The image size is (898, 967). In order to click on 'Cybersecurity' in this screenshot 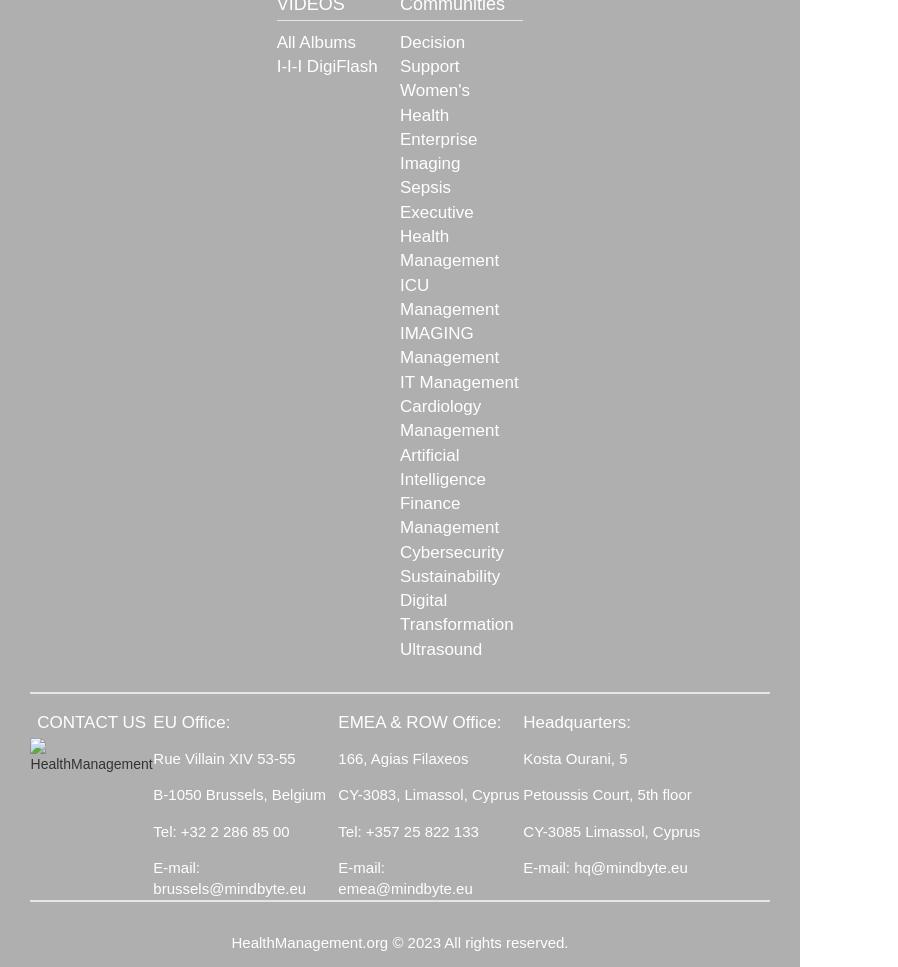, I will do `click(398, 551)`.